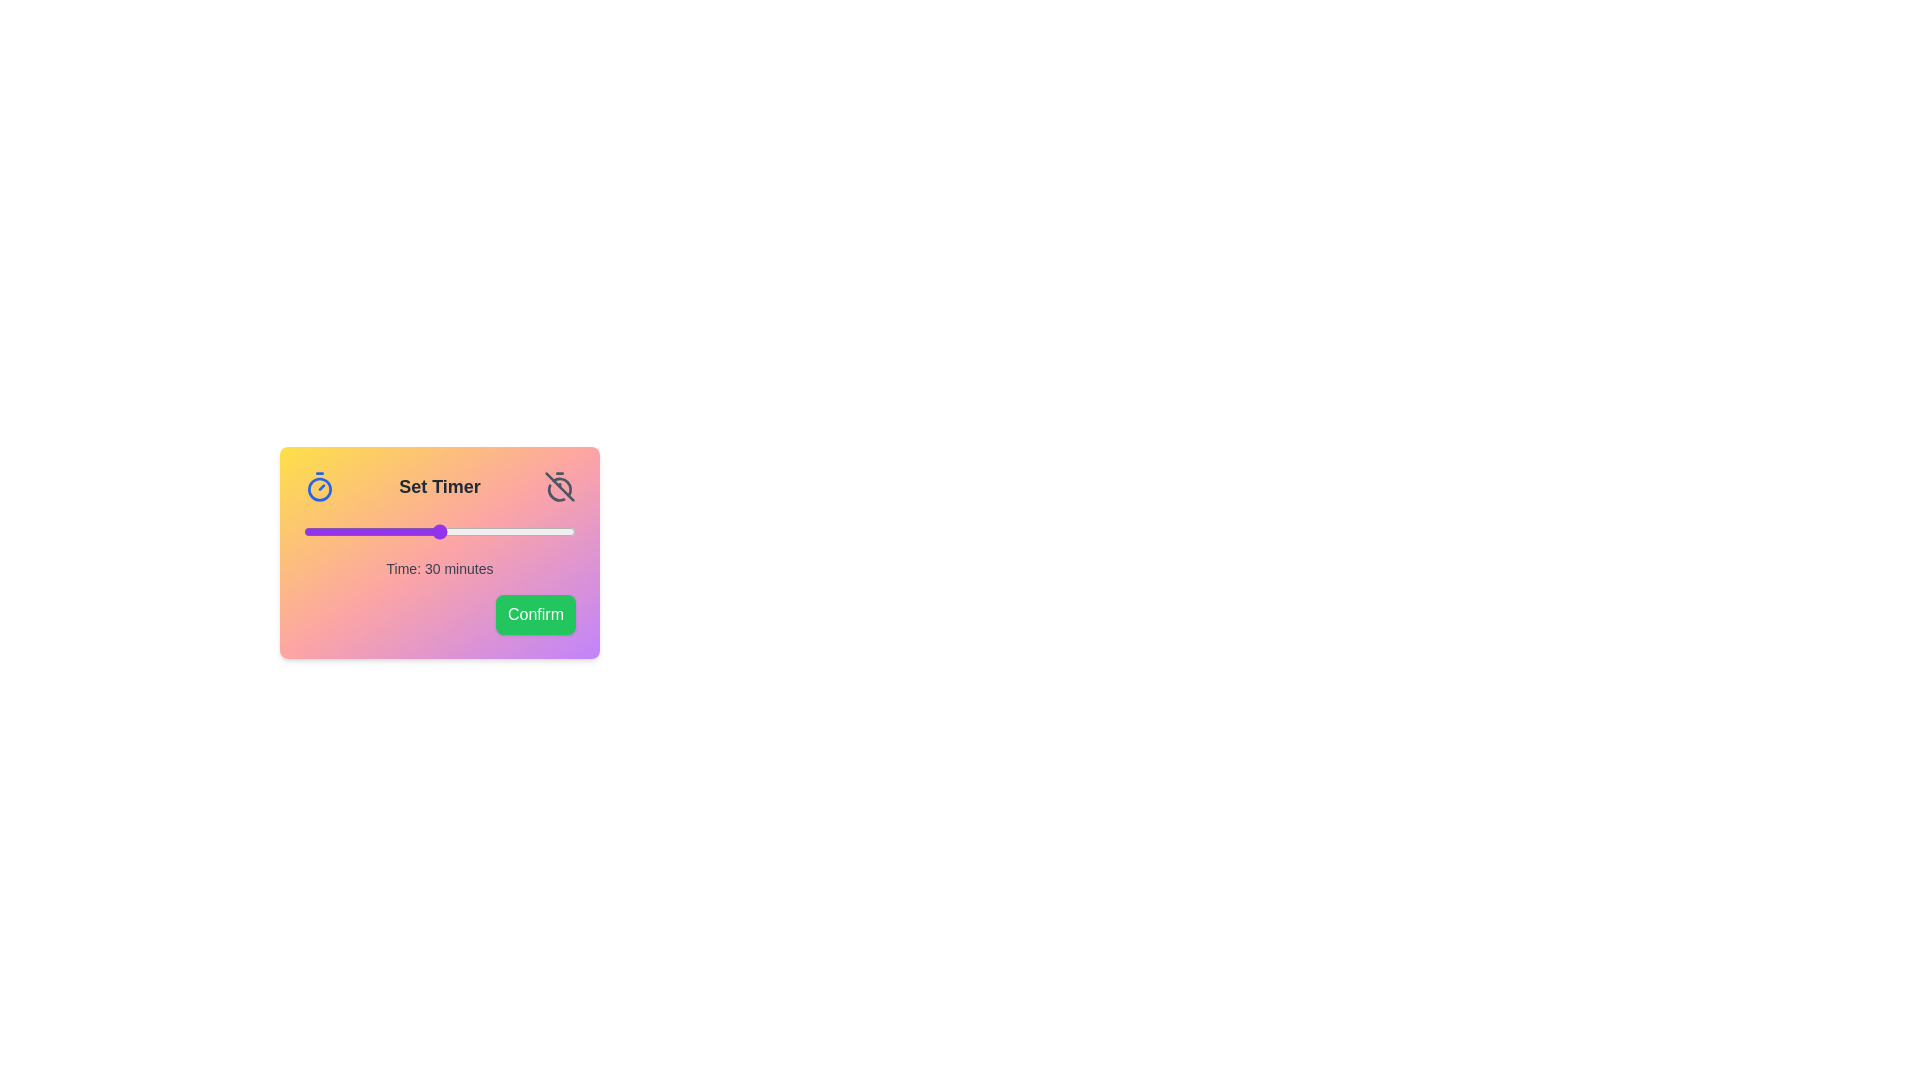 The image size is (1920, 1080). I want to click on the confirm button to confirm the selected time, so click(536, 613).